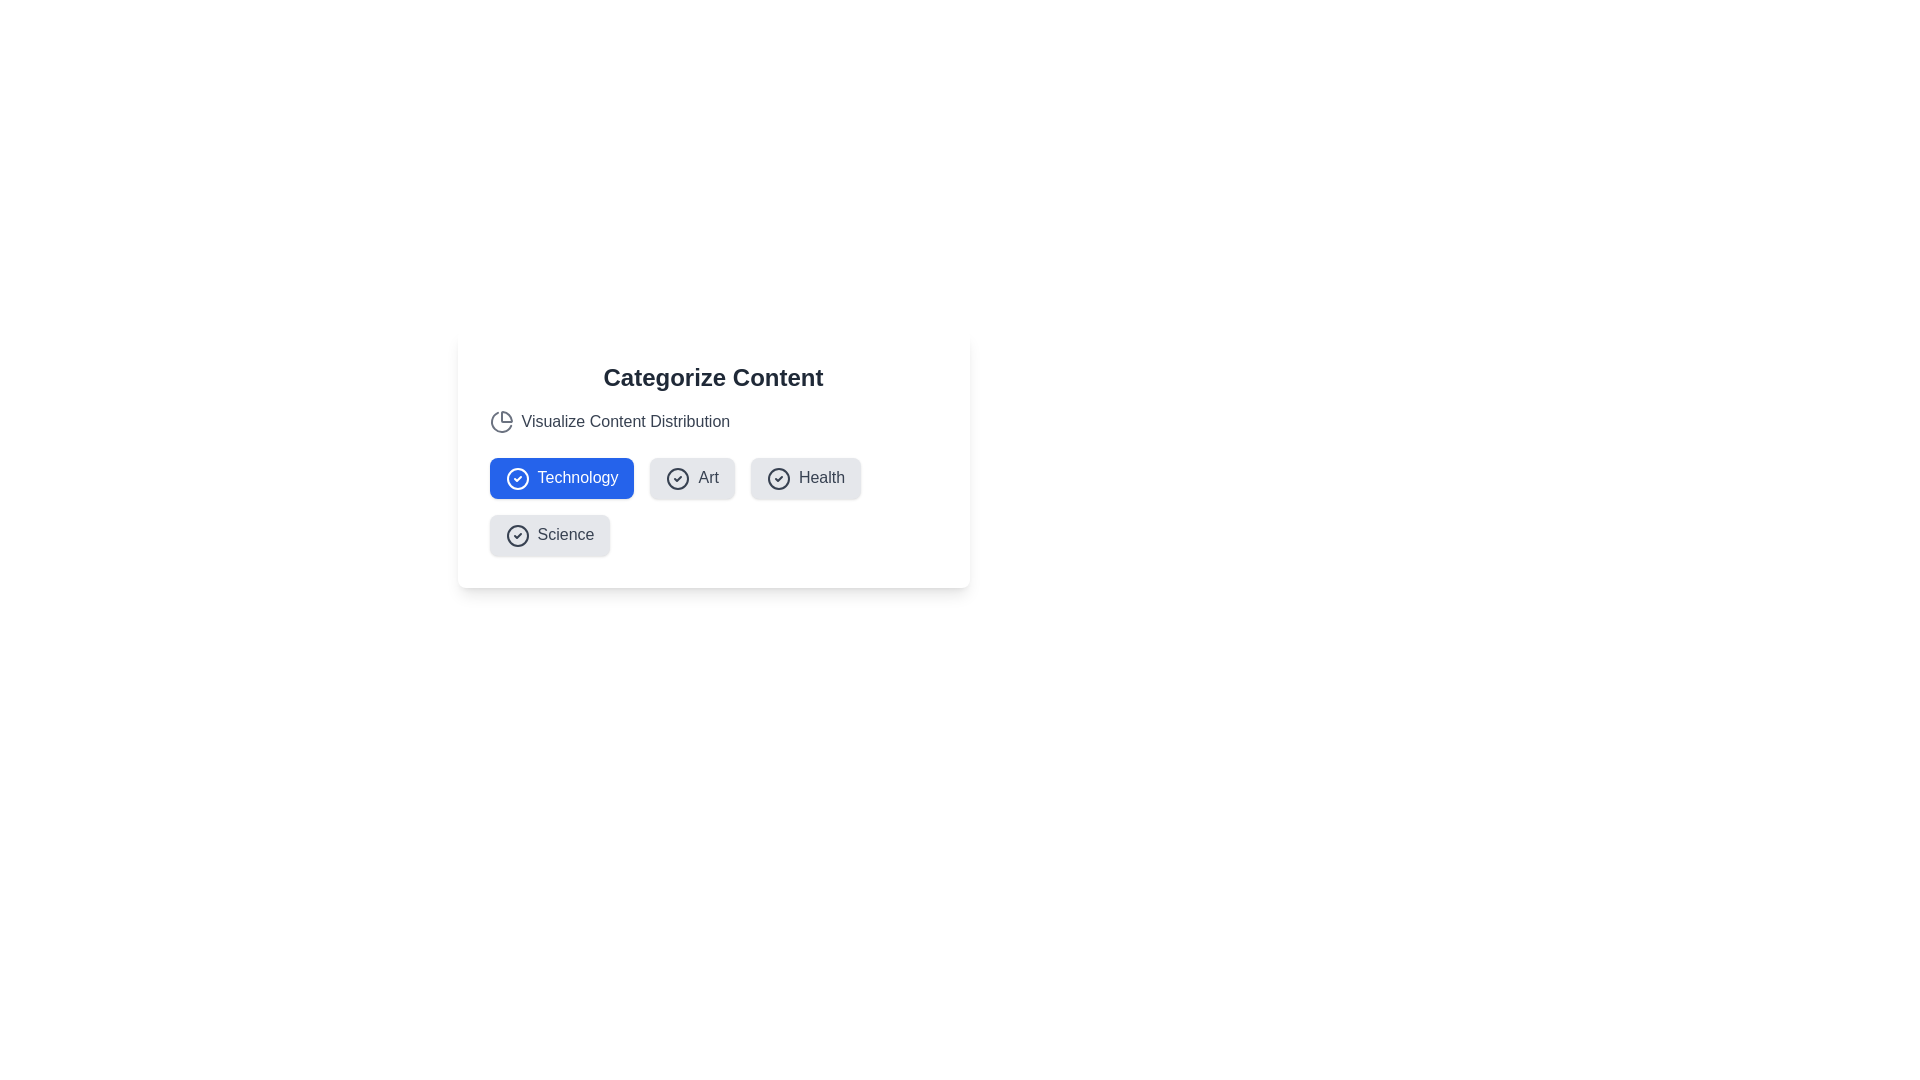 The image size is (1920, 1080). Describe the element at coordinates (549, 534) in the screenshot. I see `the Science button to view its hover effect` at that location.